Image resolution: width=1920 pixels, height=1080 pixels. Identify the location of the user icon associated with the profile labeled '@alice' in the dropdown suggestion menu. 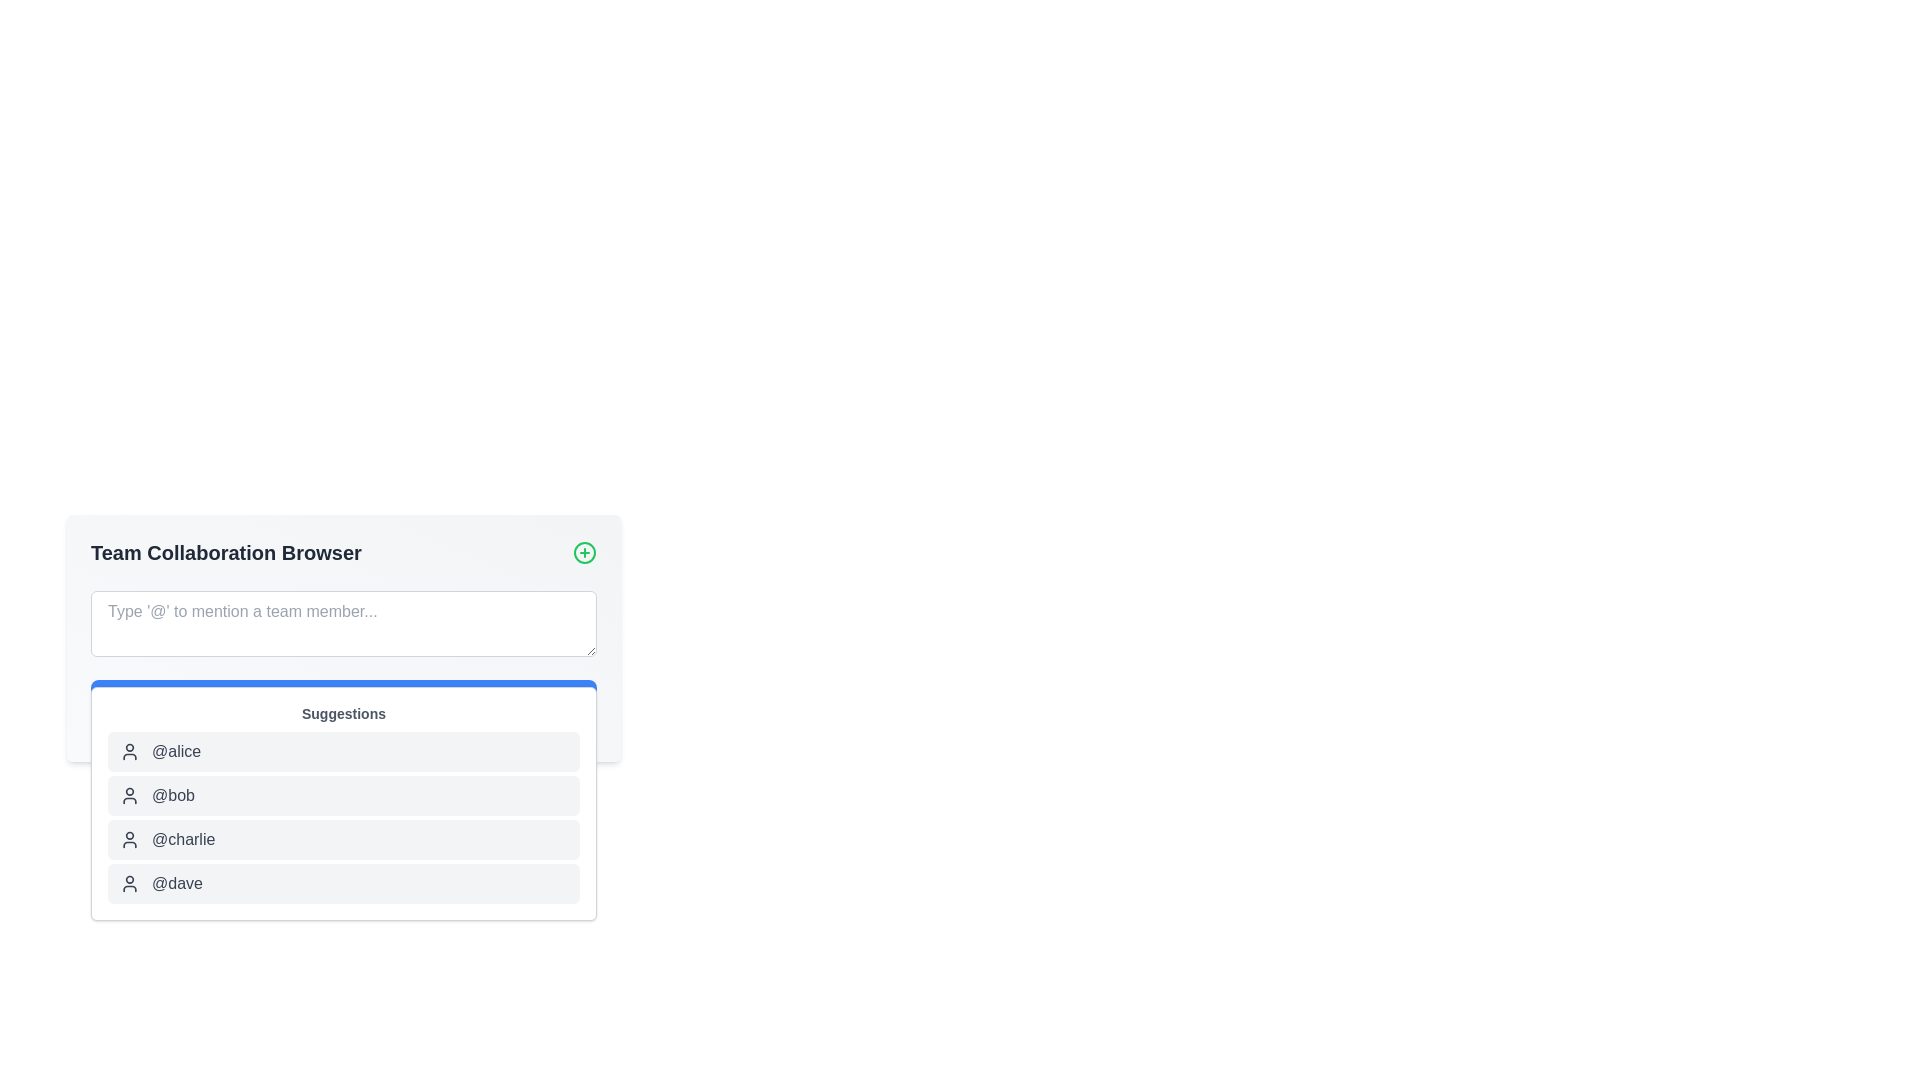
(128, 752).